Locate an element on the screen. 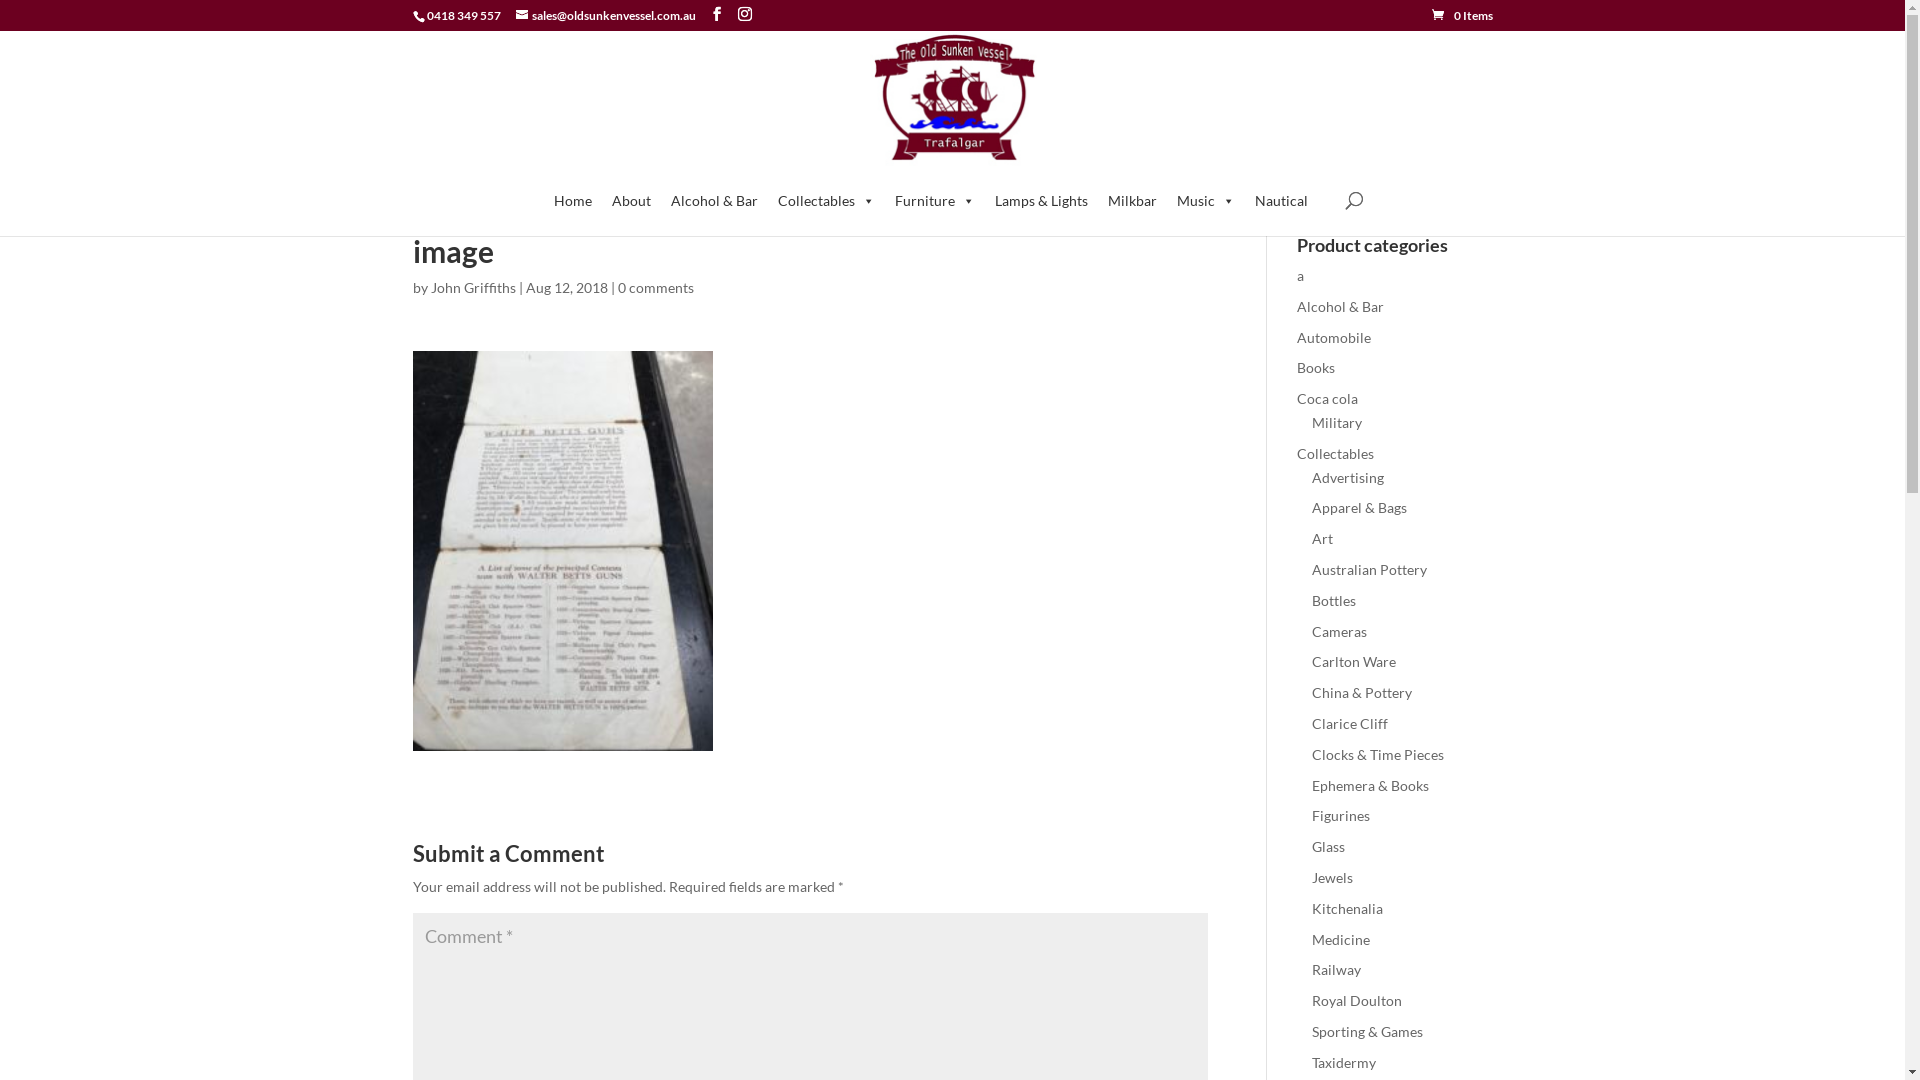 This screenshot has width=1920, height=1080. 'Coca cola' is located at coordinates (1296, 398).